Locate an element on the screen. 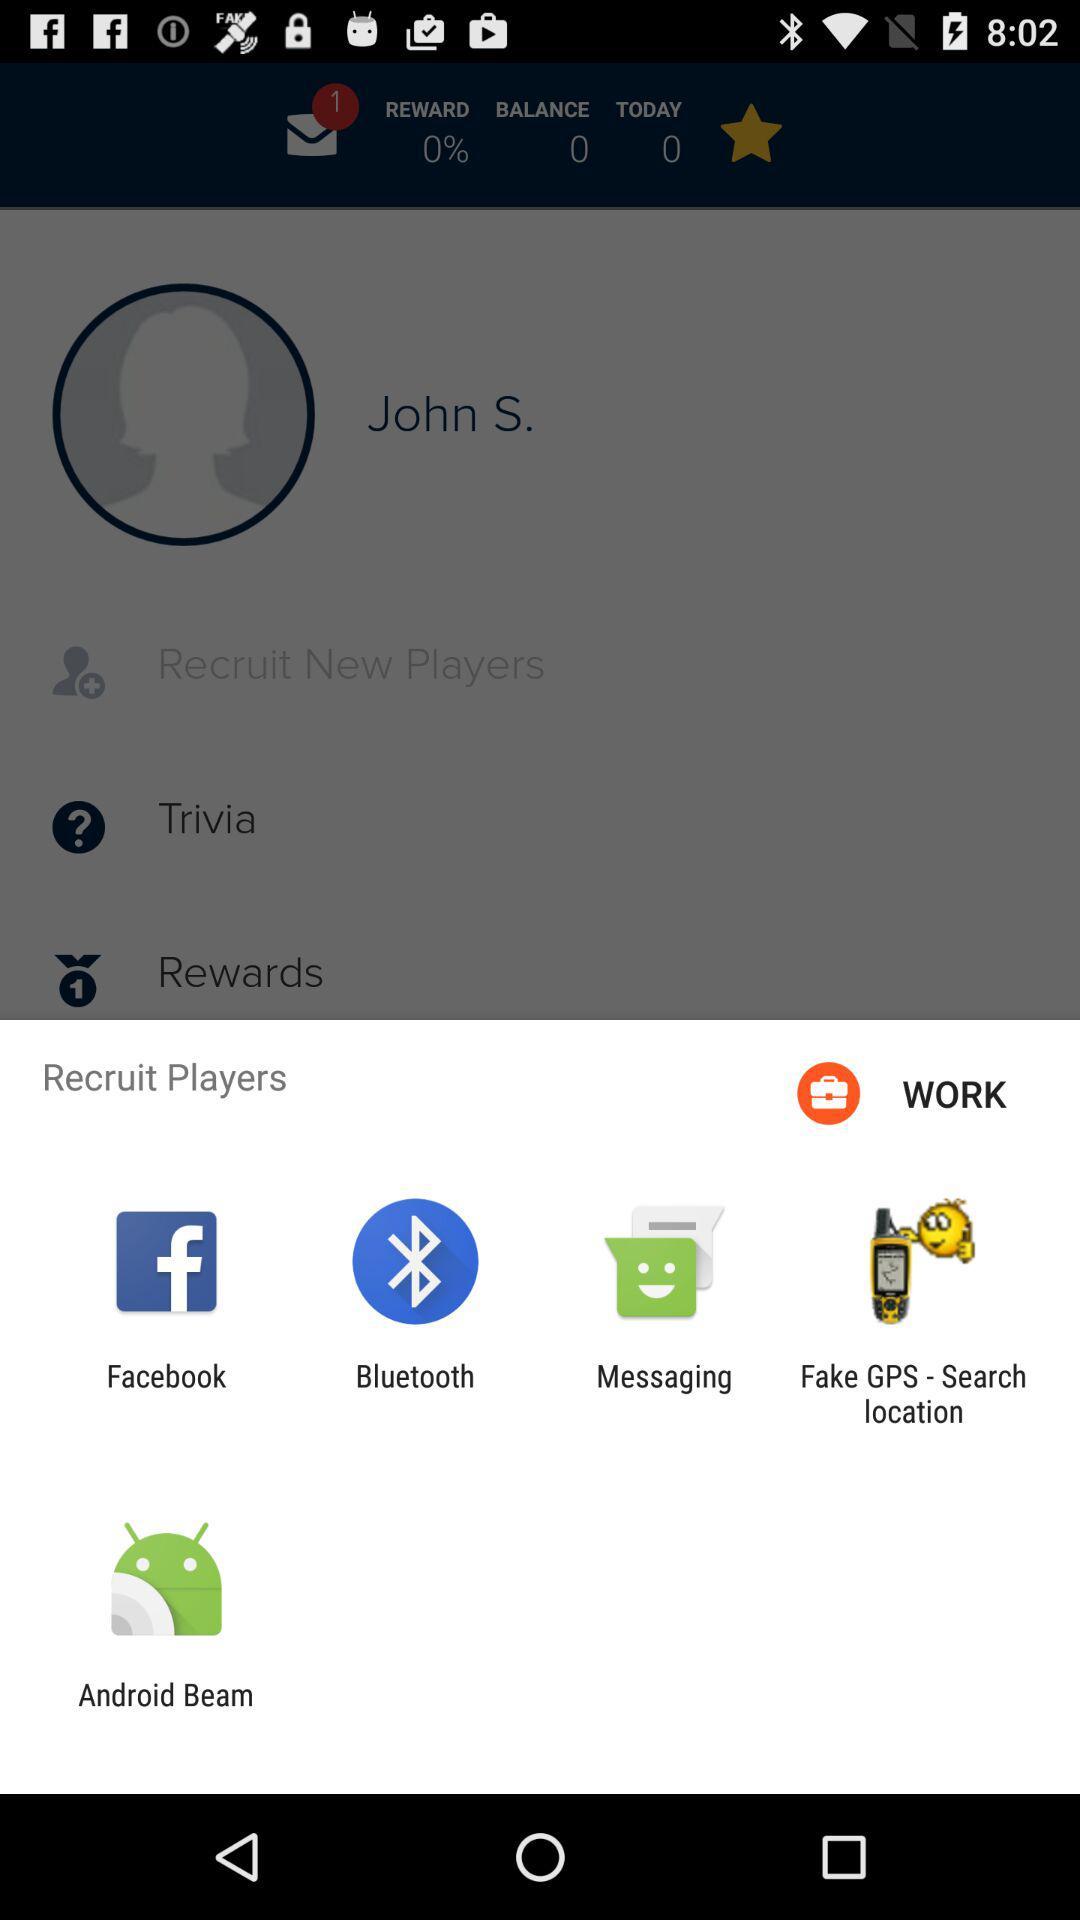 Image resolution: width=1080 pixels, height=1920 pixels. item next to the facebook item is located at coordinates (414, 1392).